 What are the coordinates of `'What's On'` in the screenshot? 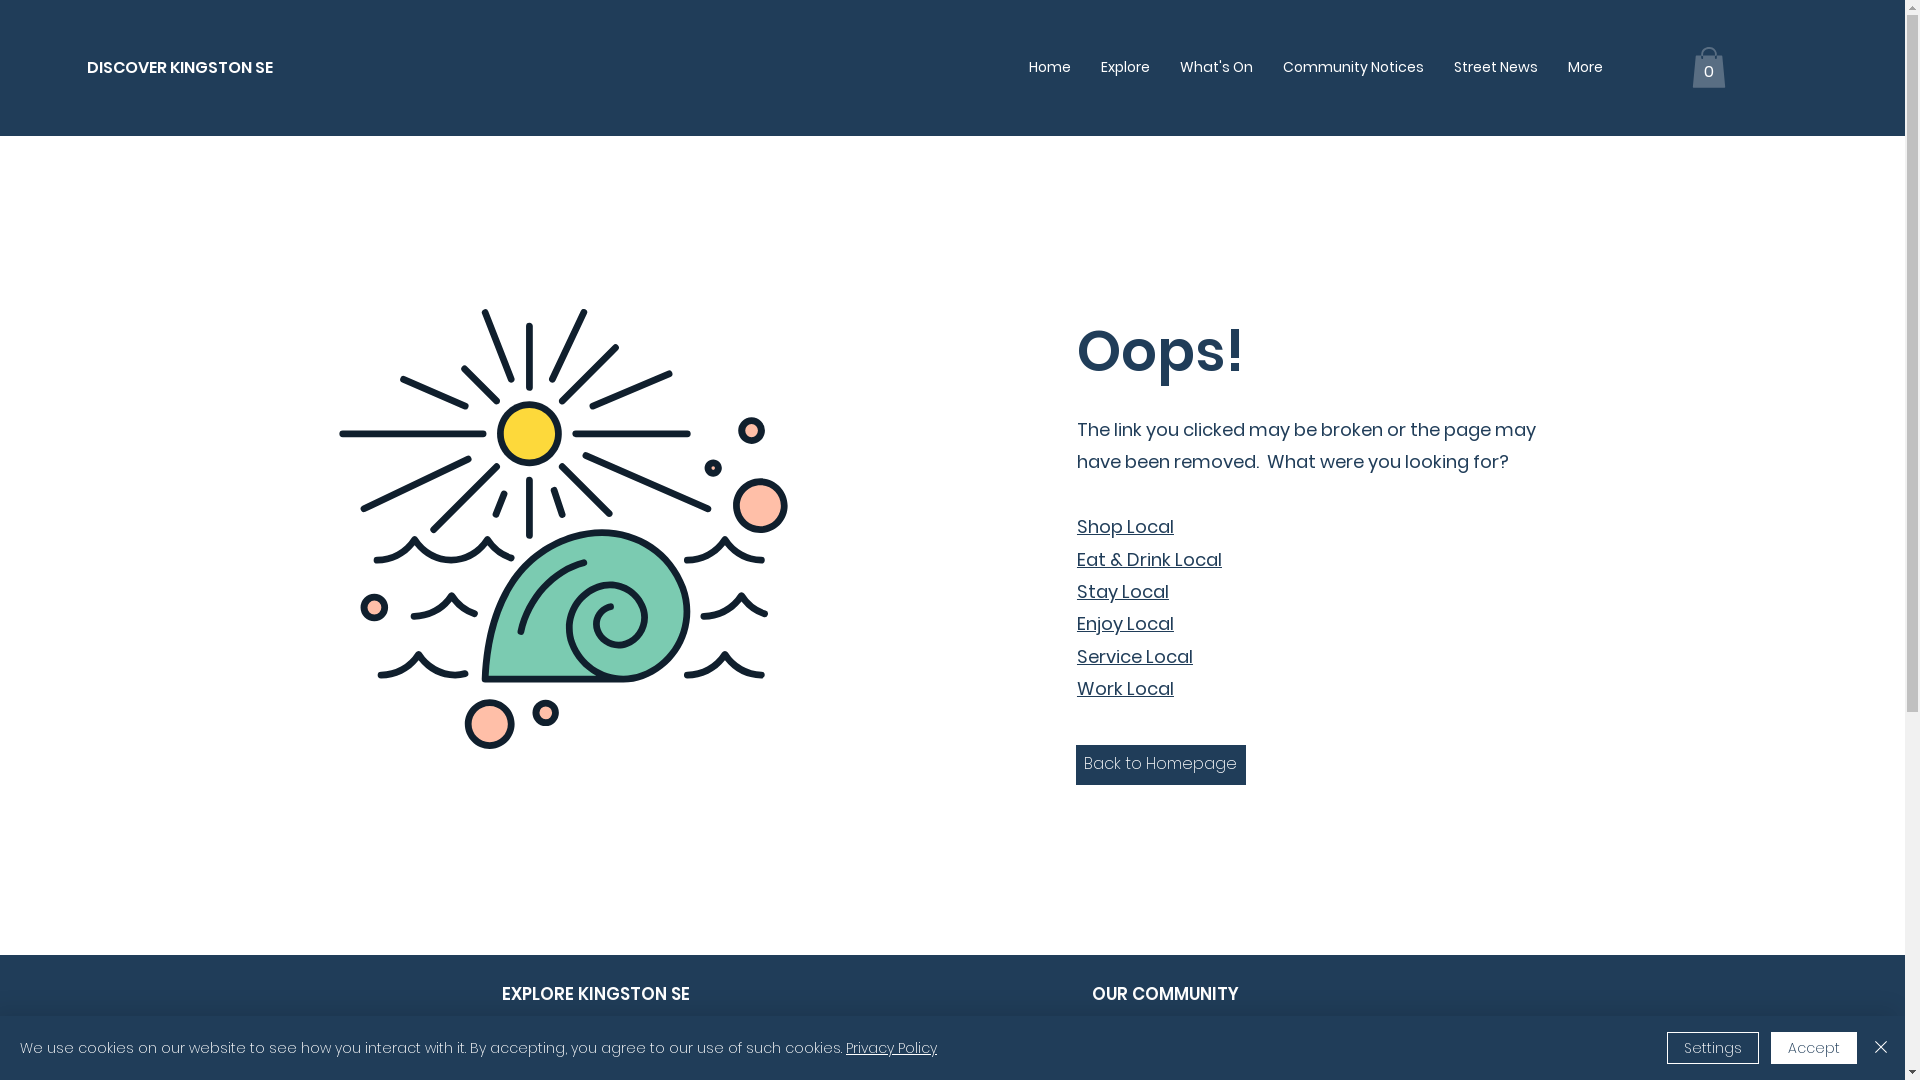 It's located at (1215, 65).